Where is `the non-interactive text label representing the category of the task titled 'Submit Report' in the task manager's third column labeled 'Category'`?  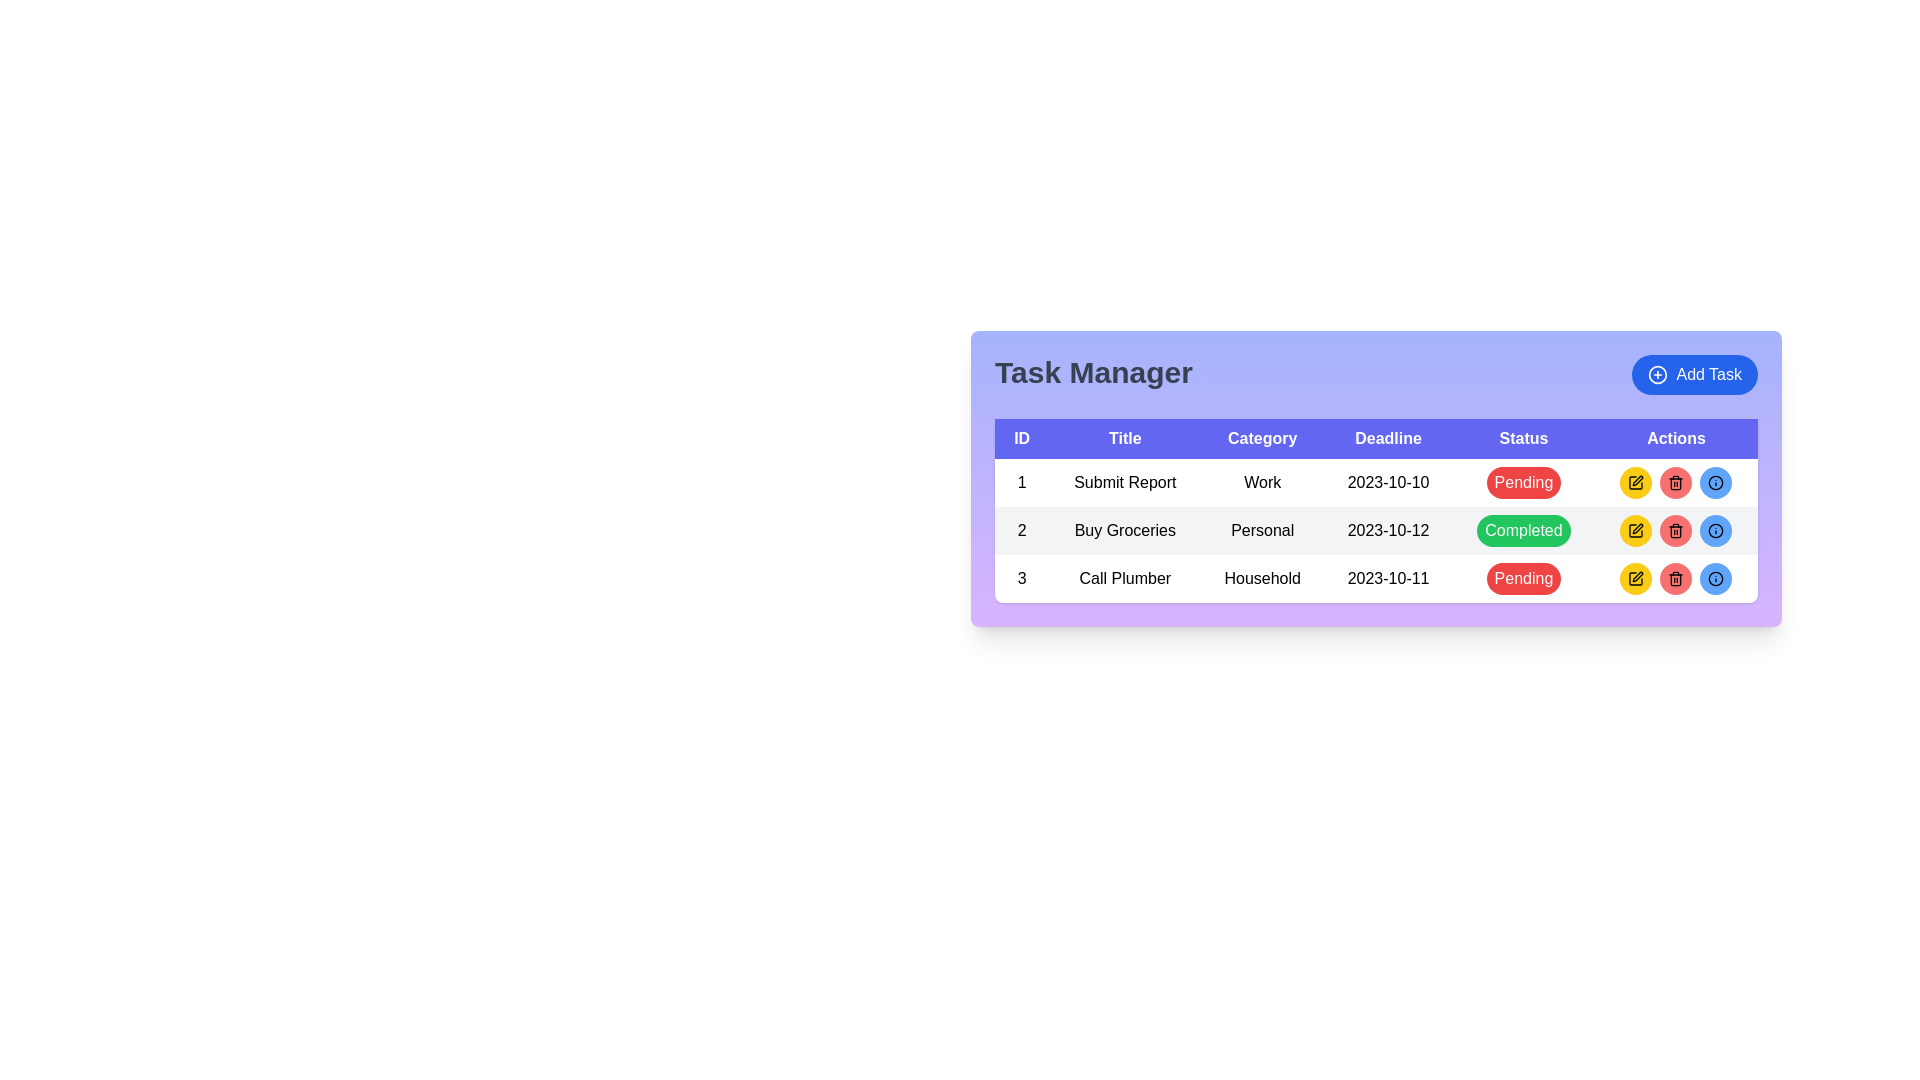
the non-interactive text label representing the category of the task titled 'Submit Report' in the task manager's third column labeled 'Category' is located at coordinates (1261, 482).